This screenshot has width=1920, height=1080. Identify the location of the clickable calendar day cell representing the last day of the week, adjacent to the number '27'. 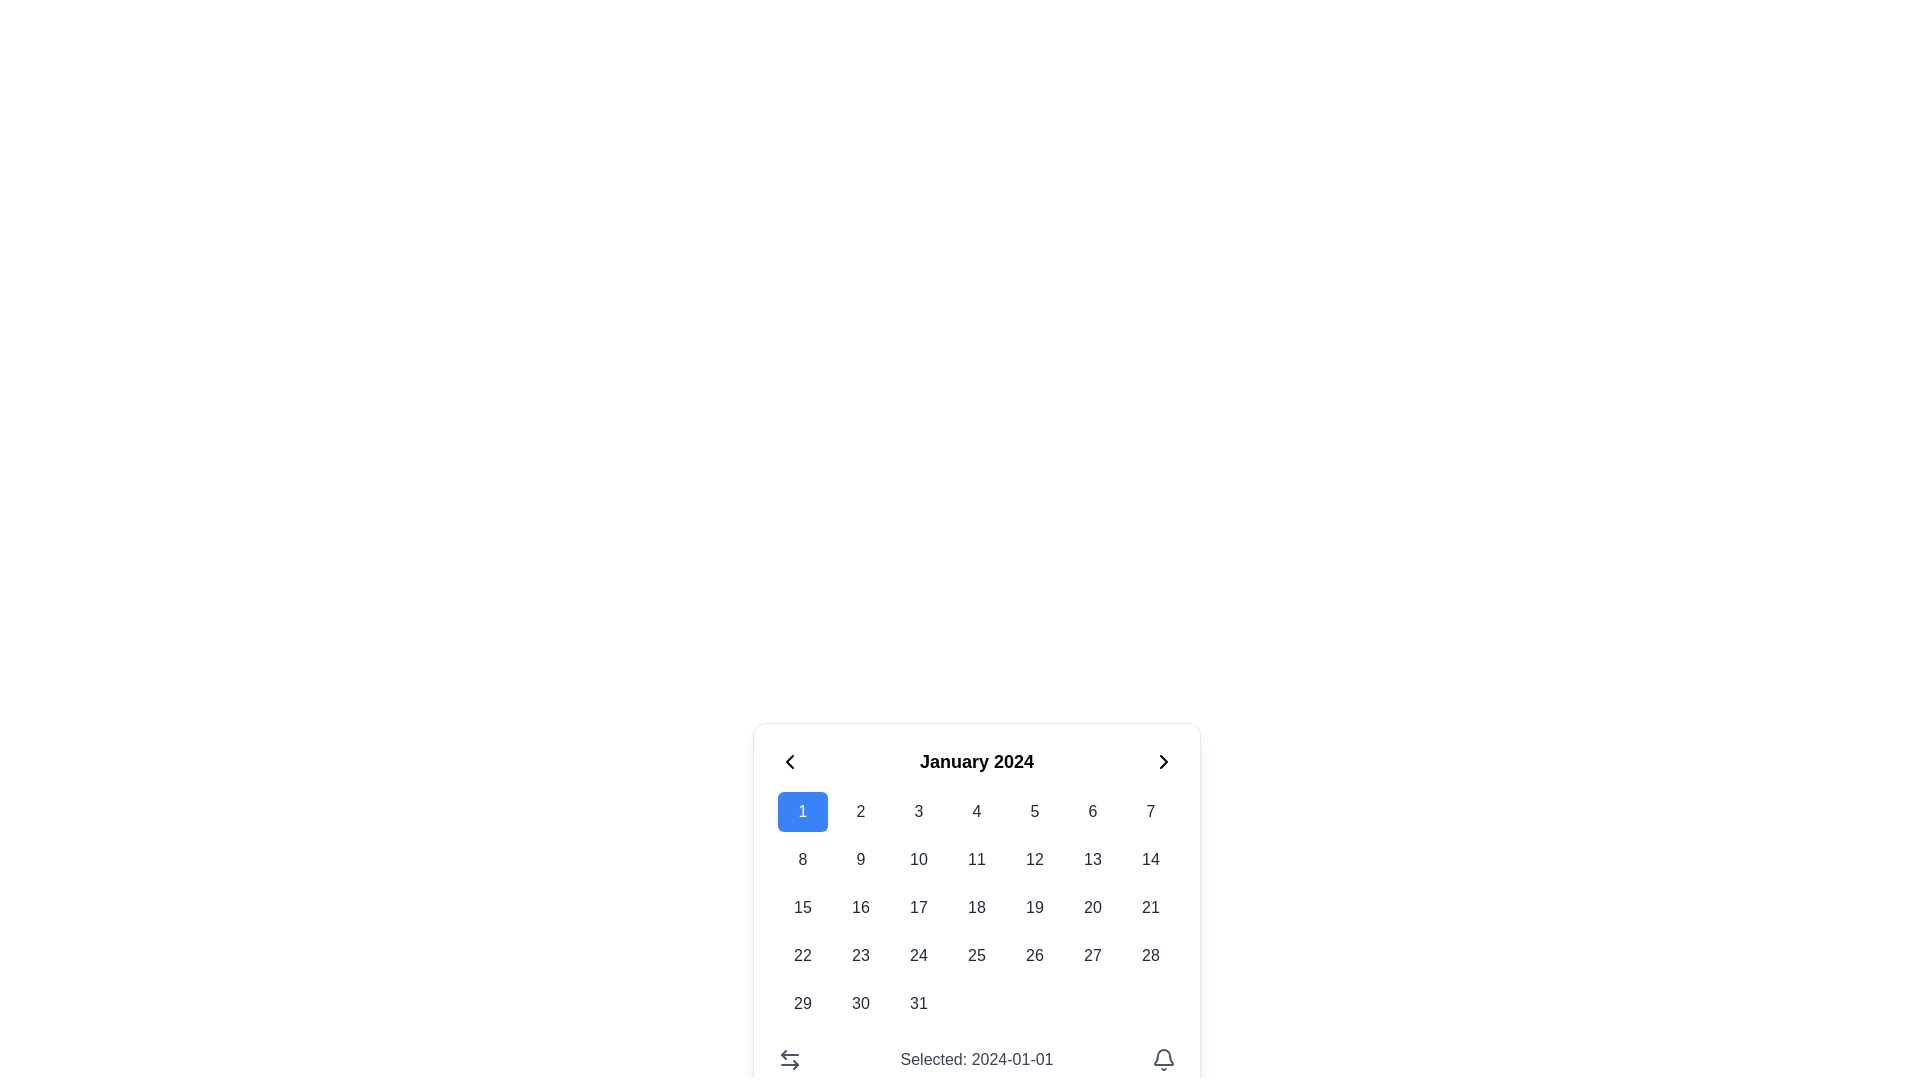
(1151, 955).